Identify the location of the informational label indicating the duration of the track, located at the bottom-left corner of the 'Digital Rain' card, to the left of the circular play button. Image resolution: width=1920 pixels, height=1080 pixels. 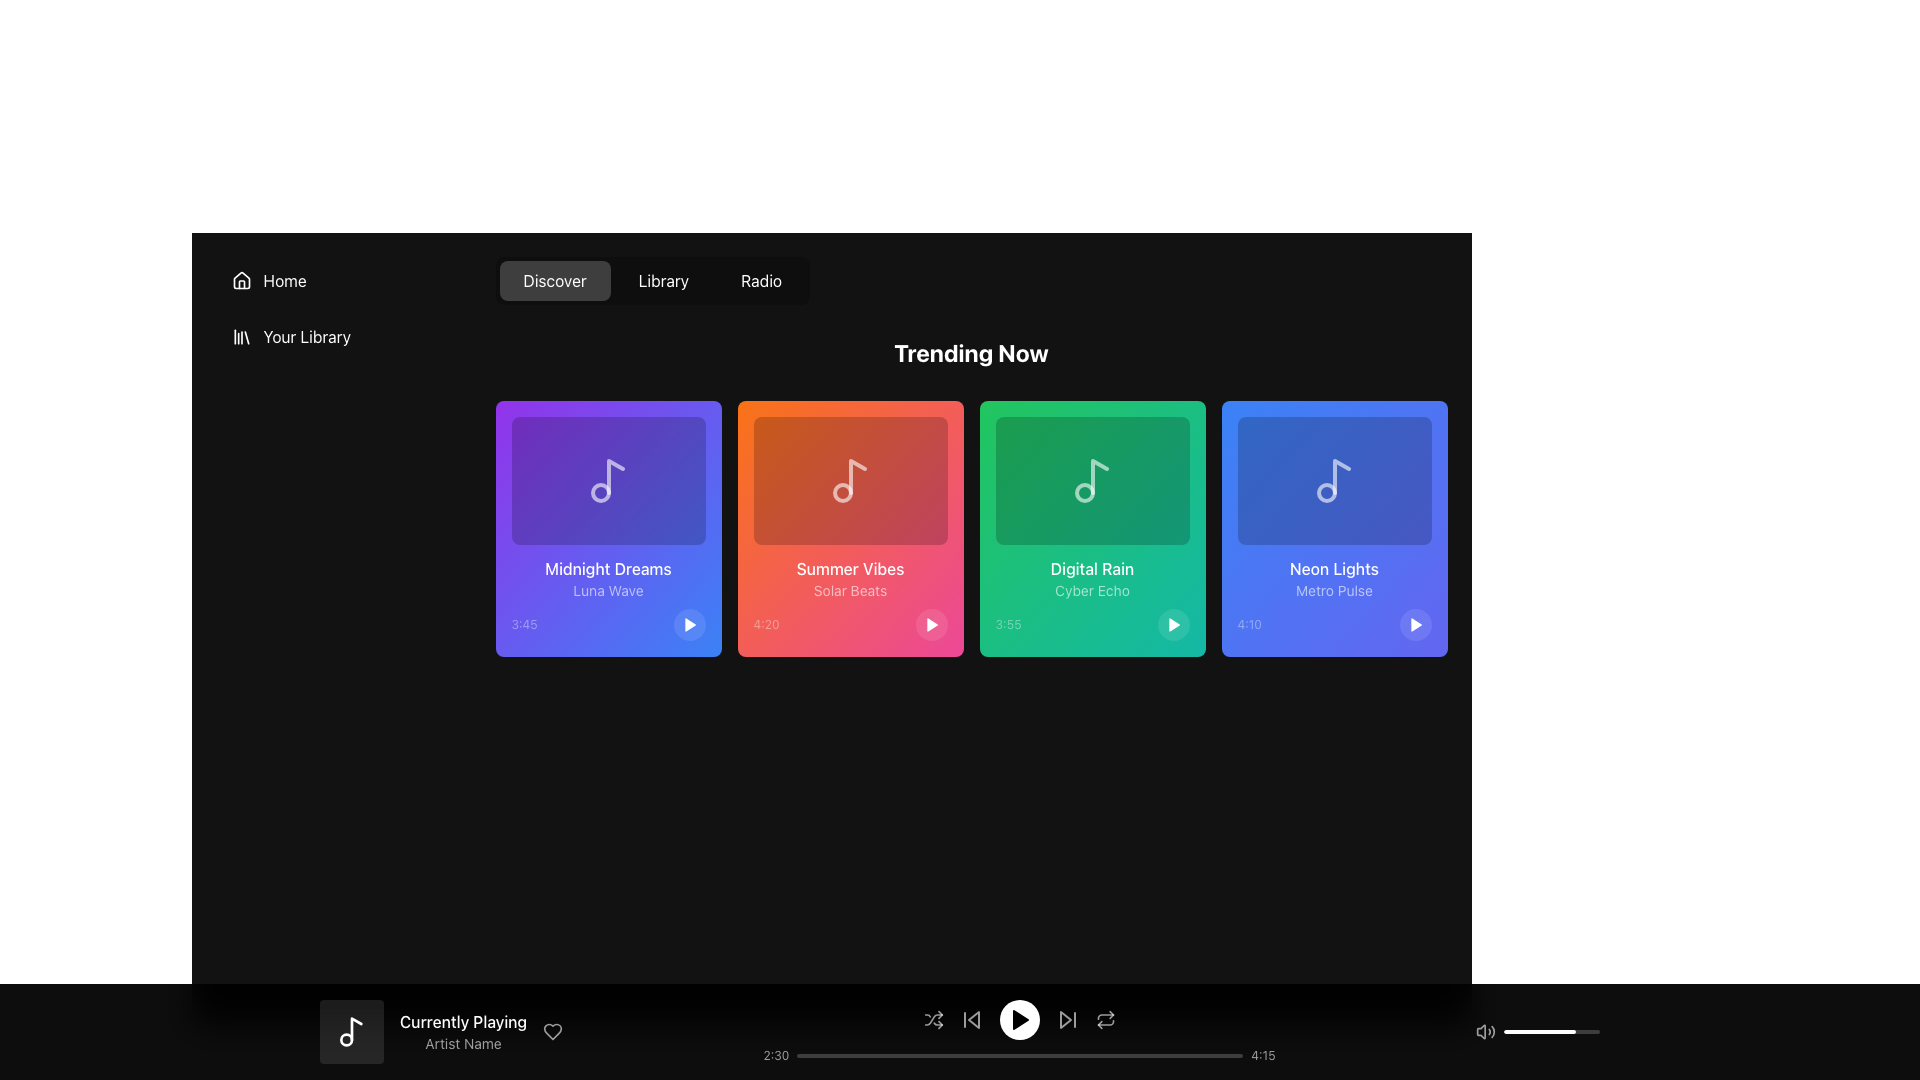
(1008, 623).